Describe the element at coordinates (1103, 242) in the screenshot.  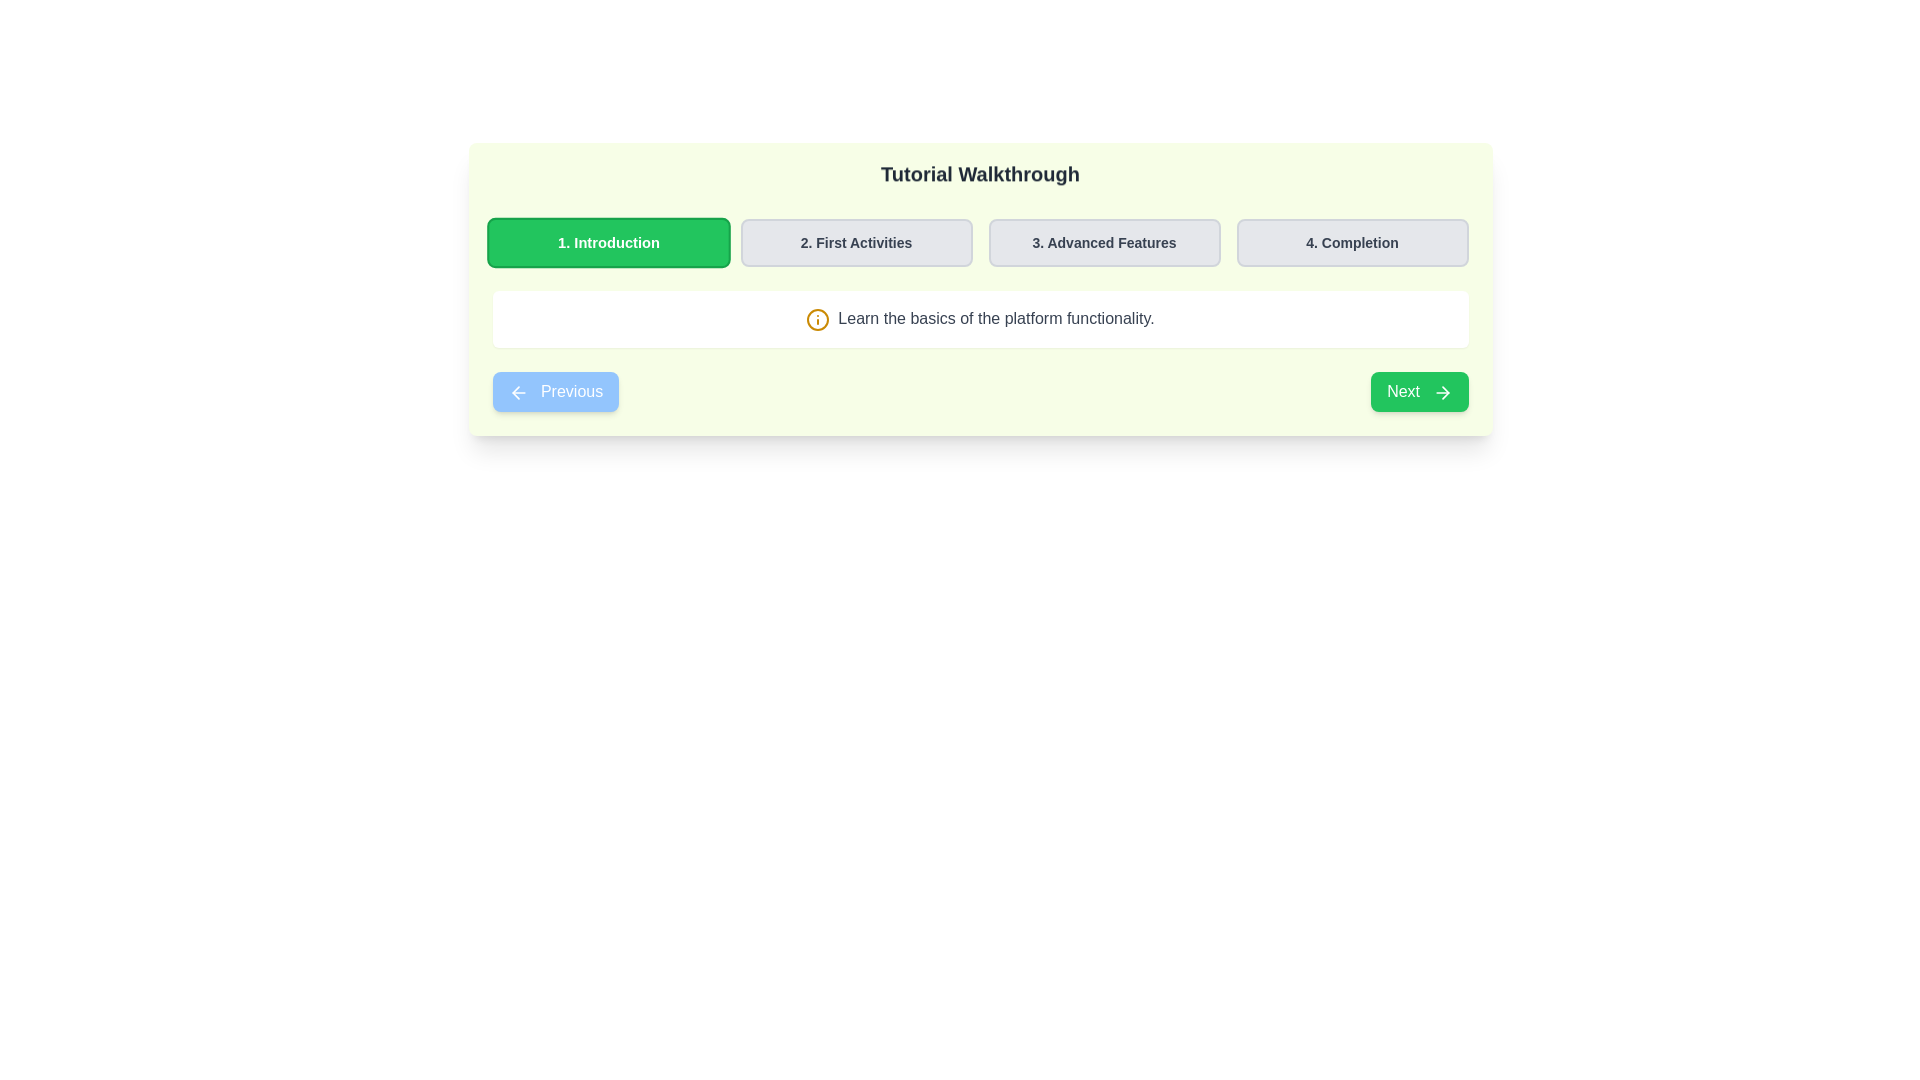
I see `the step indicator button labeled '3. Advanced Features' in the tutorial navigation bar` at that location.